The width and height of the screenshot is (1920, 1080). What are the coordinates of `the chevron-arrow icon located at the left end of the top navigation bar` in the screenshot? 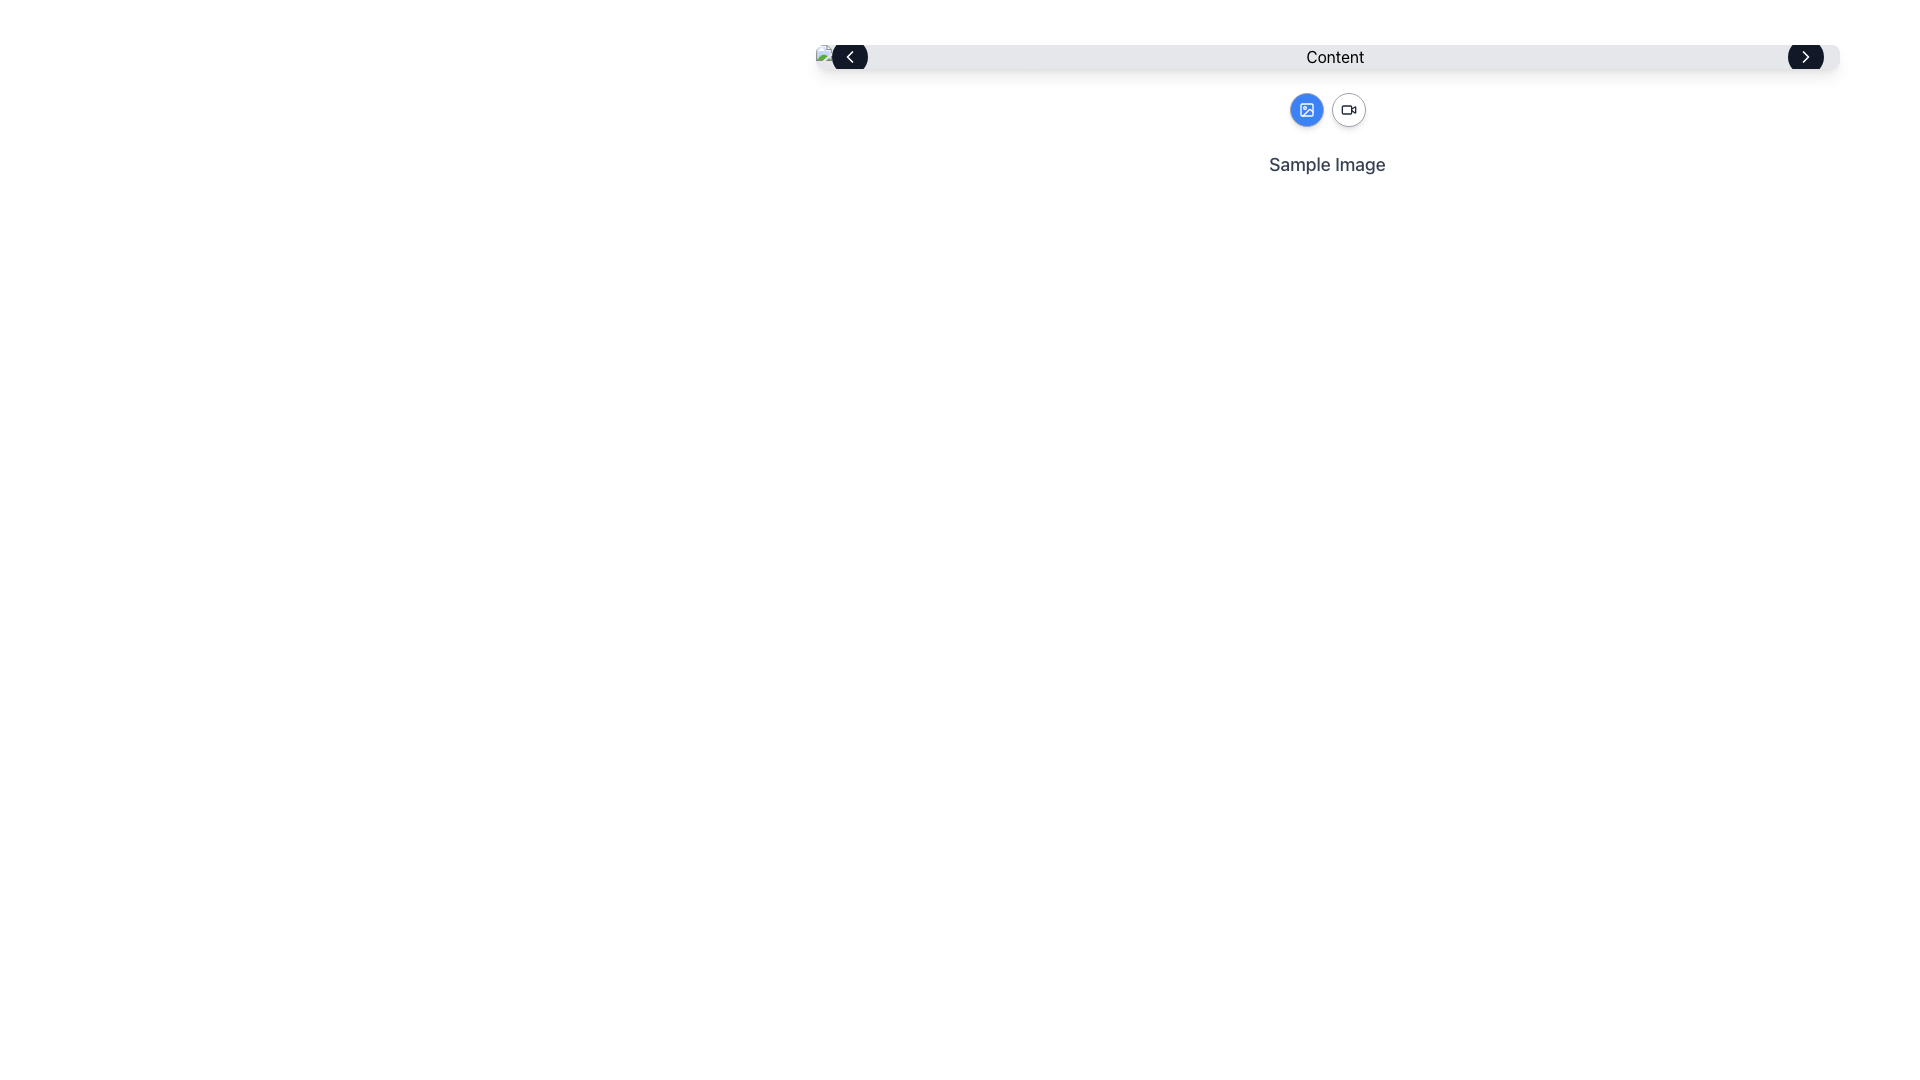 It's located at (849, 56).